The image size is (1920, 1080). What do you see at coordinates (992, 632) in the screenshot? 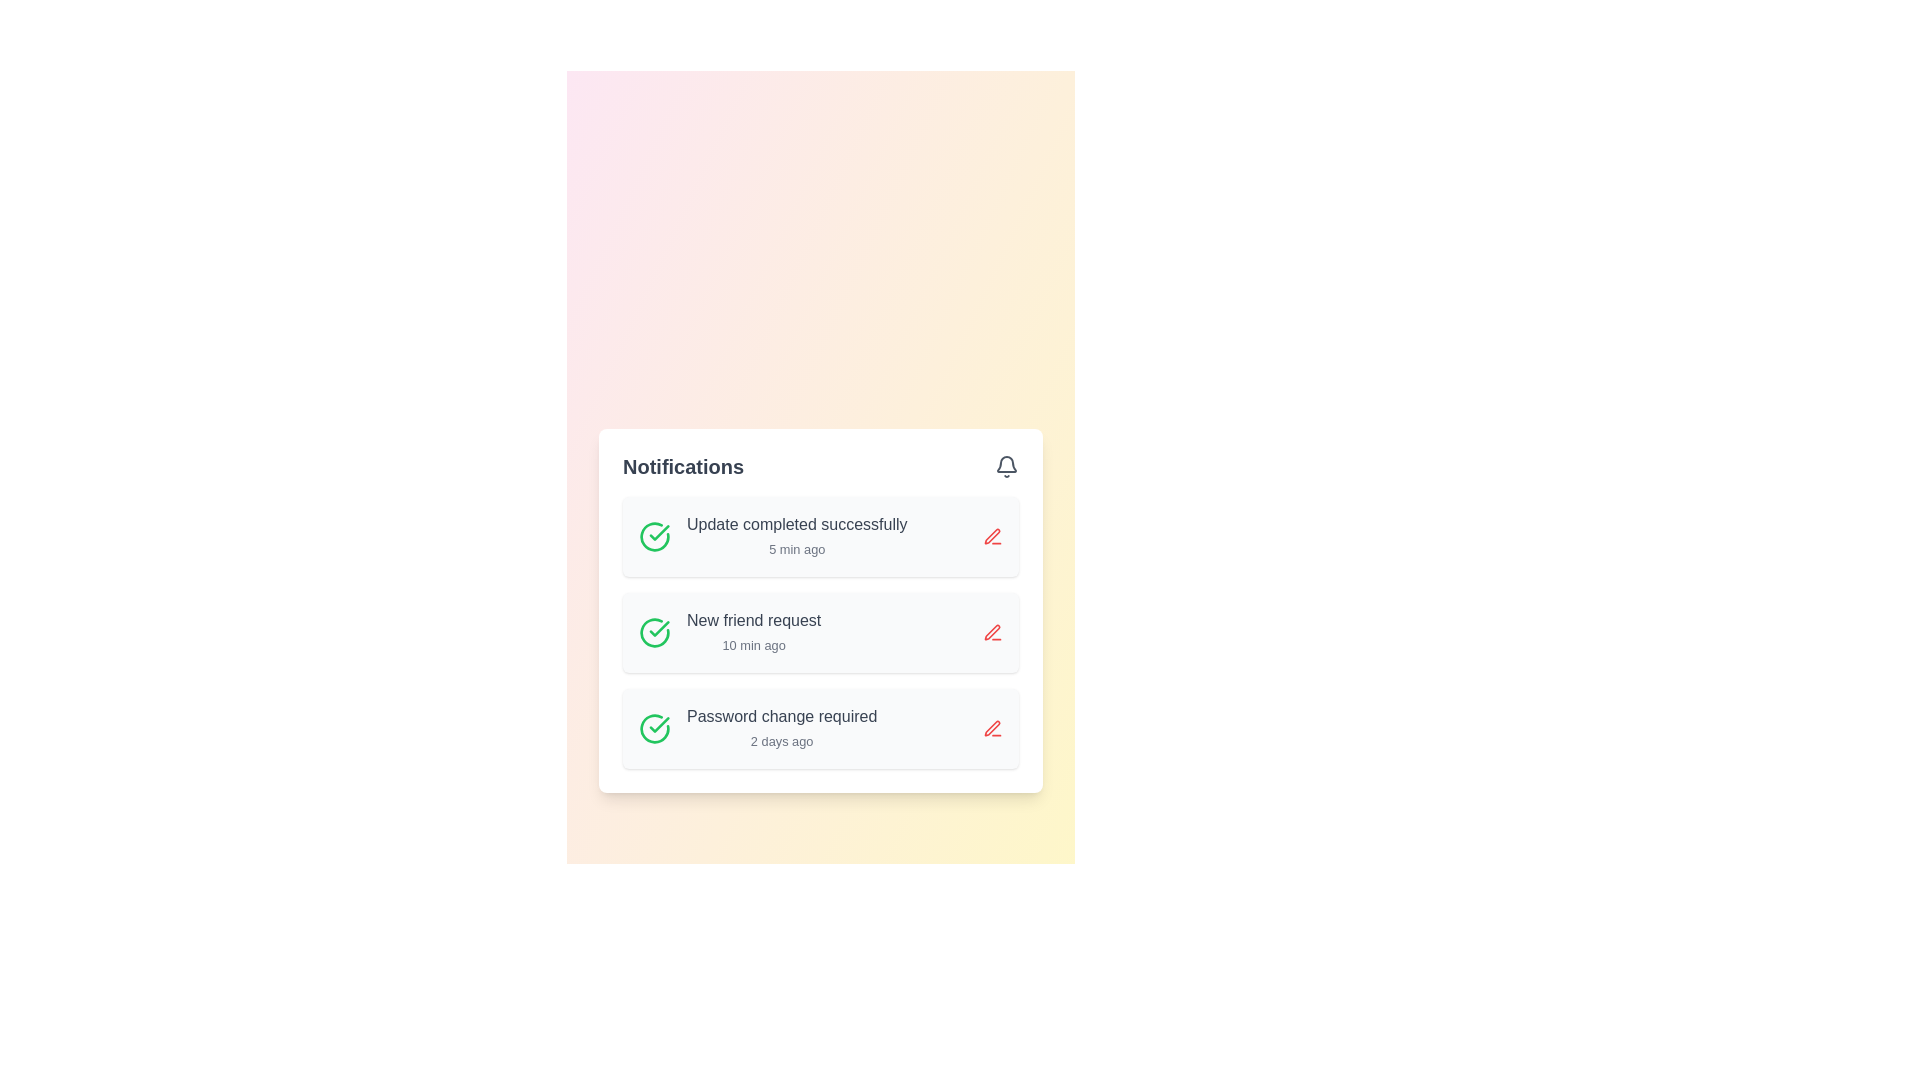
I see `the small red icon button resembling a pen, located in the bottom-right corner of the second notification box within the 'Notifications' card` at bounding box center [992, 632].